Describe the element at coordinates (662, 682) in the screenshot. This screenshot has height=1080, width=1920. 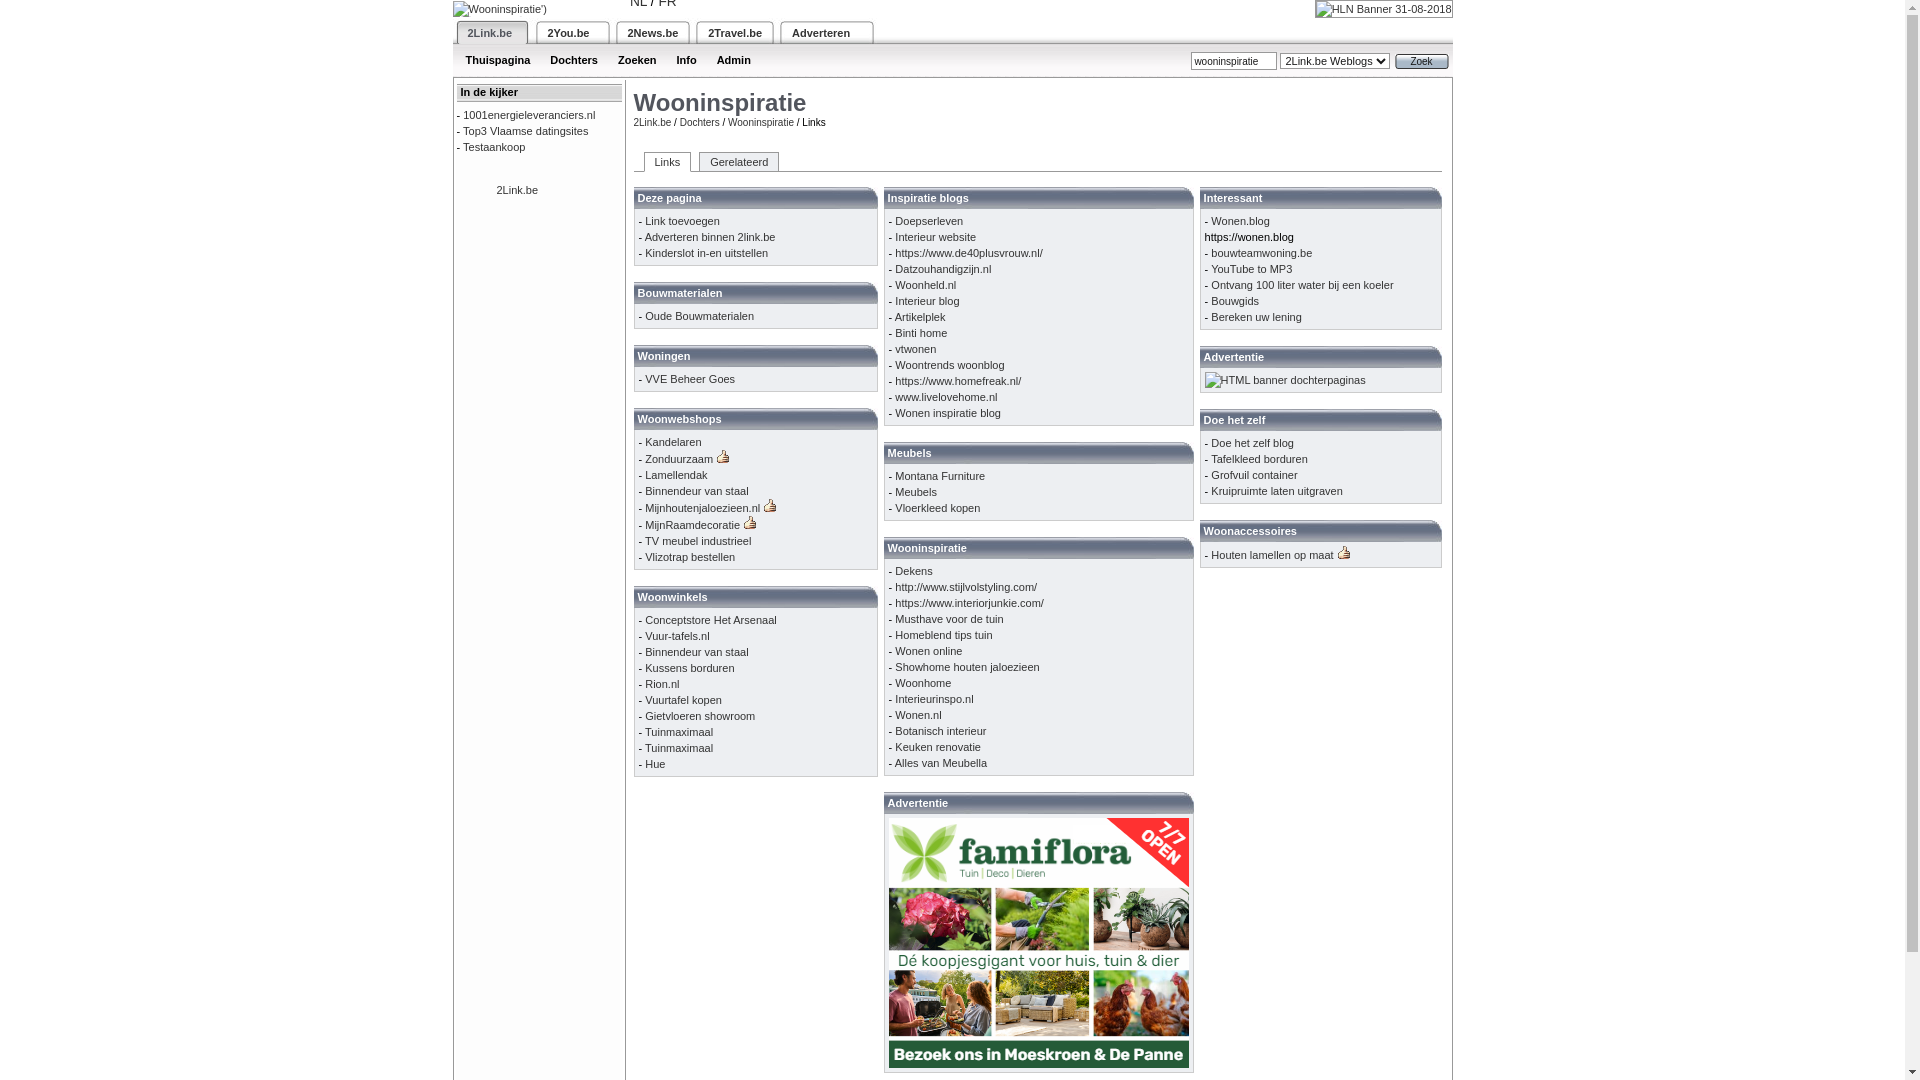
I see `'Rion.nl'` at that location.